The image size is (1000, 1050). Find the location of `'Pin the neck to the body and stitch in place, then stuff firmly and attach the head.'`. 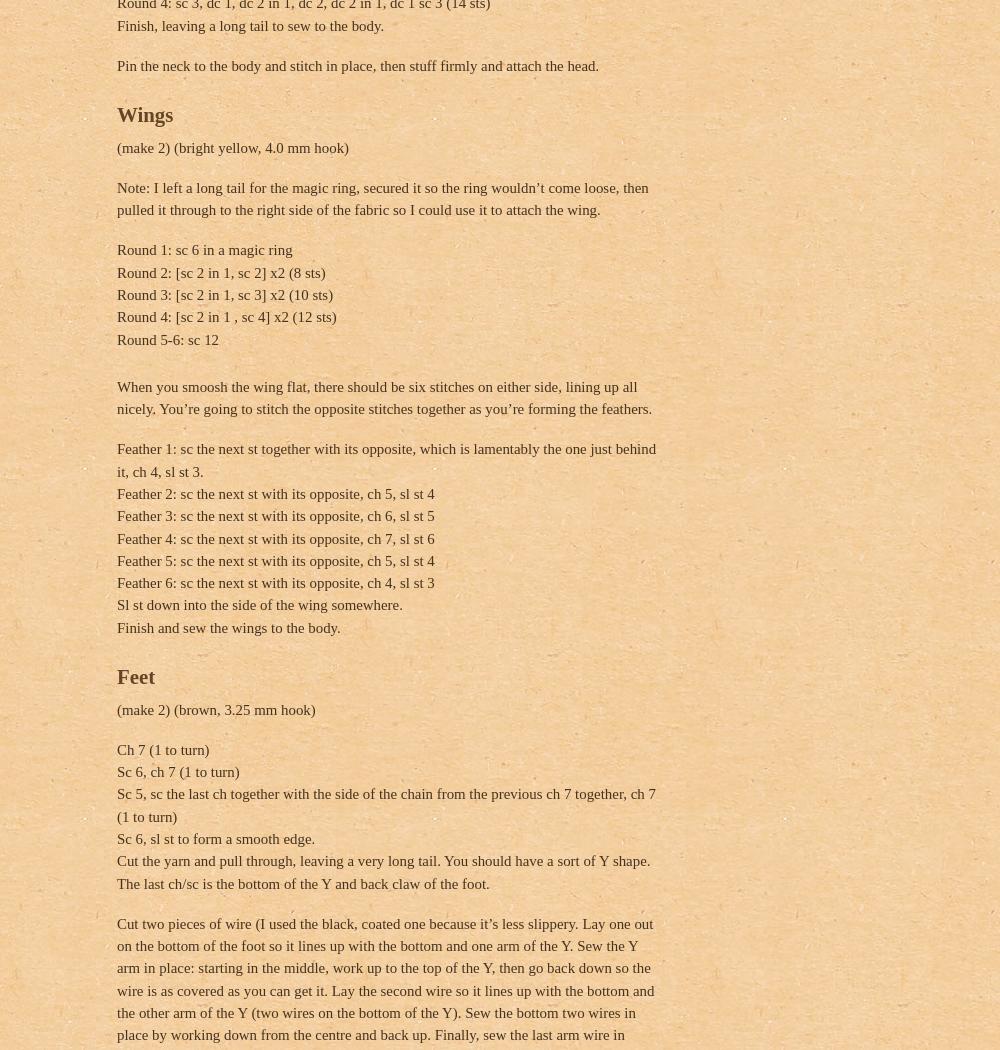

'Pin the neck to the body and stitch in place, then stuff firmly and attach the head.' is located at coordinates (357, 63).